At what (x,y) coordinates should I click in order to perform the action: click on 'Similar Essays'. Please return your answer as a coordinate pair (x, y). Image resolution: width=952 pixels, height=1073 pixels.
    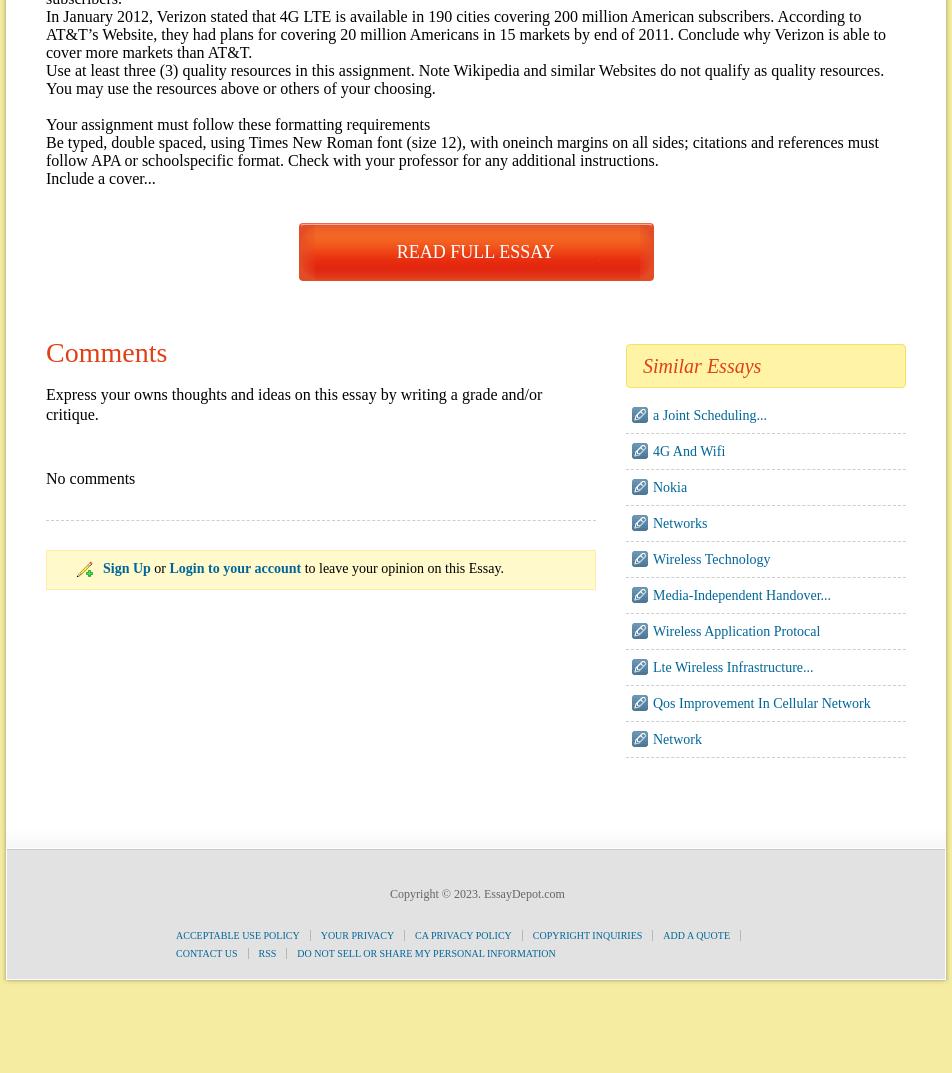
    Looking at the image, I should click on (642, 365).